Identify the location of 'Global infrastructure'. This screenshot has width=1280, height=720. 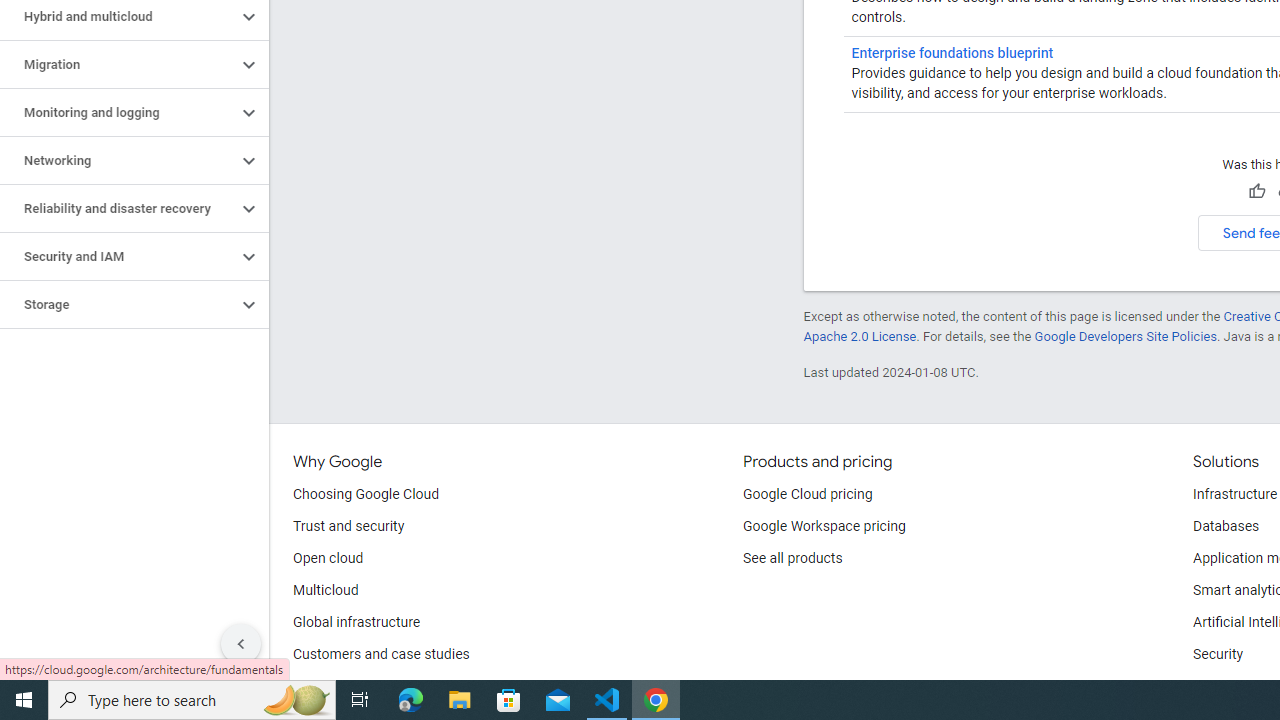
(357, 622).